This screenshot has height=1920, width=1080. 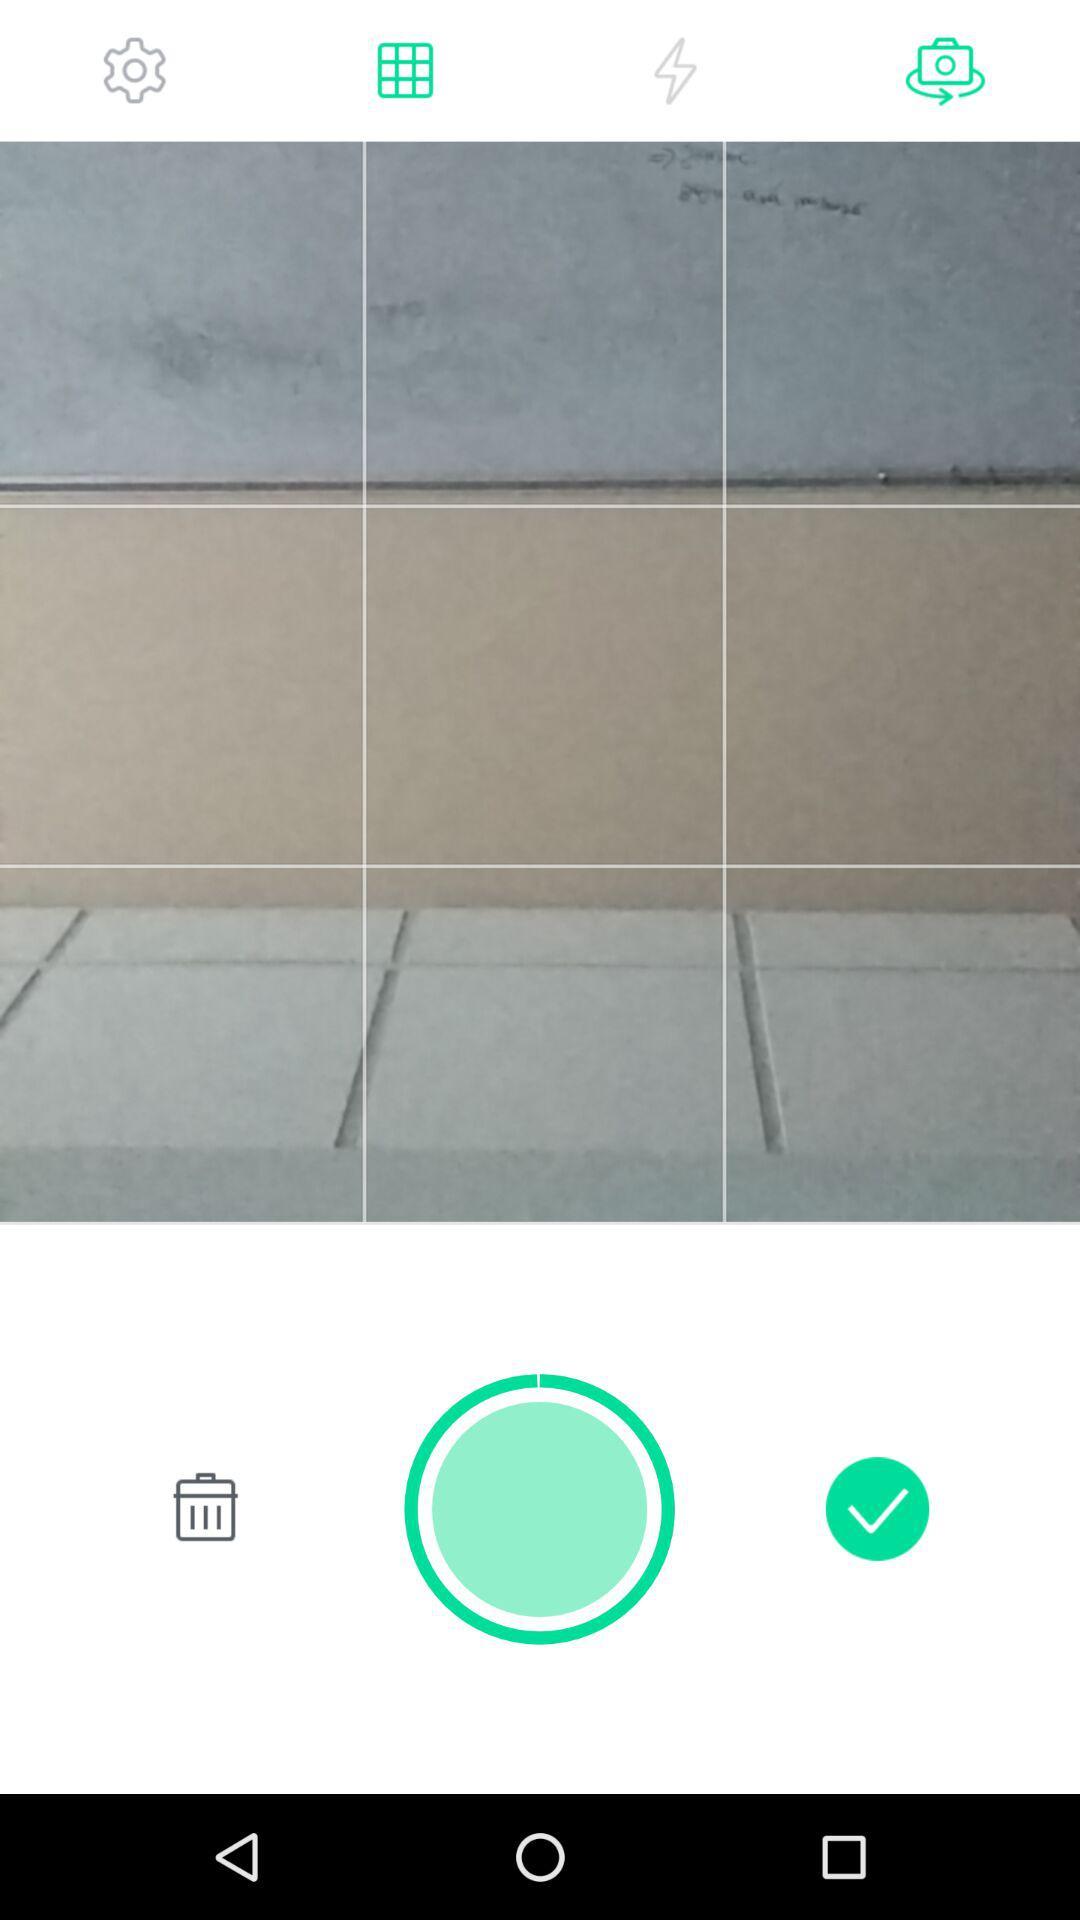 What do you see at coordinates (201, 1508) in the screenshot?
I see `delete screenshot` at bounding box center [201, 1508].